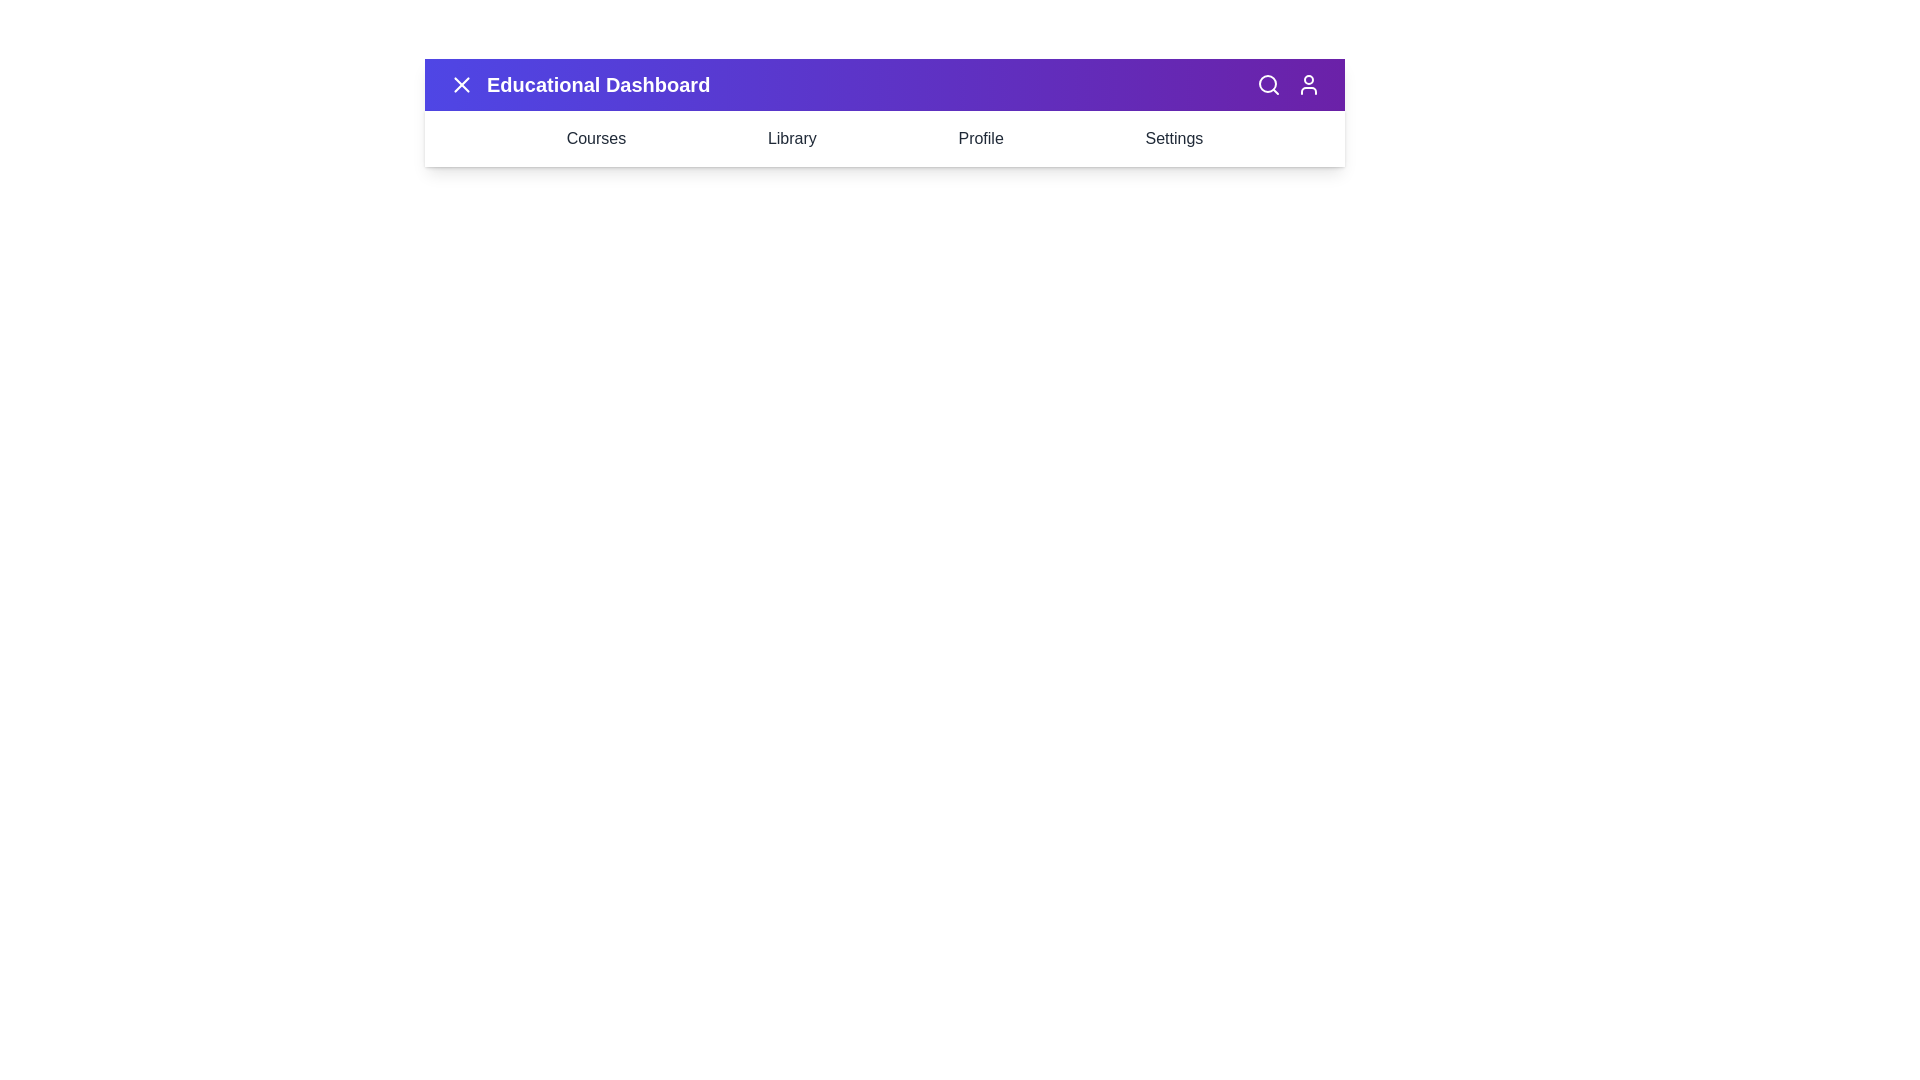  What do you see at coordinates (460, 83) in the screenshot?
I see `the button with the X icon to toggle the menu visibility` at bounding box center [460, 83].